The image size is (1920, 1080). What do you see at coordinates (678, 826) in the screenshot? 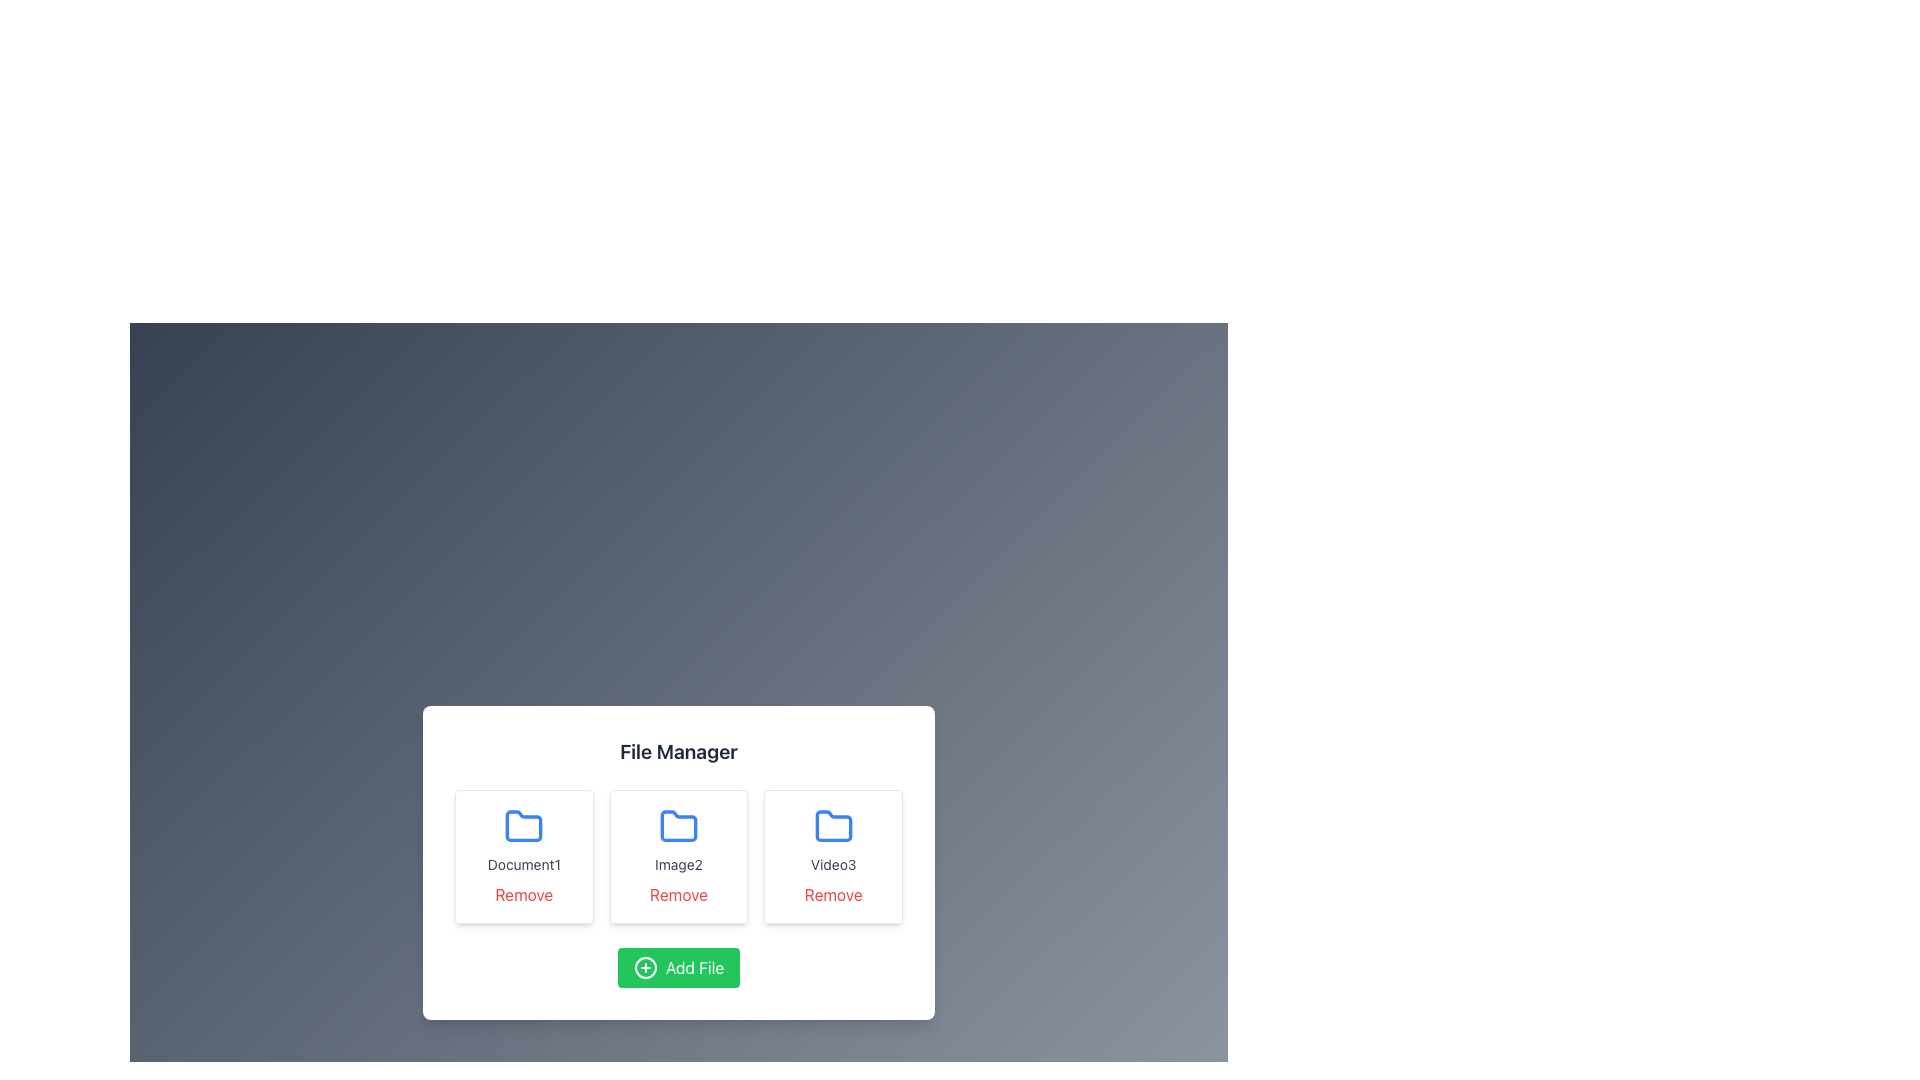
I see `the 'Image2' folder icon in the file manager` at bounding box center [678, 826].